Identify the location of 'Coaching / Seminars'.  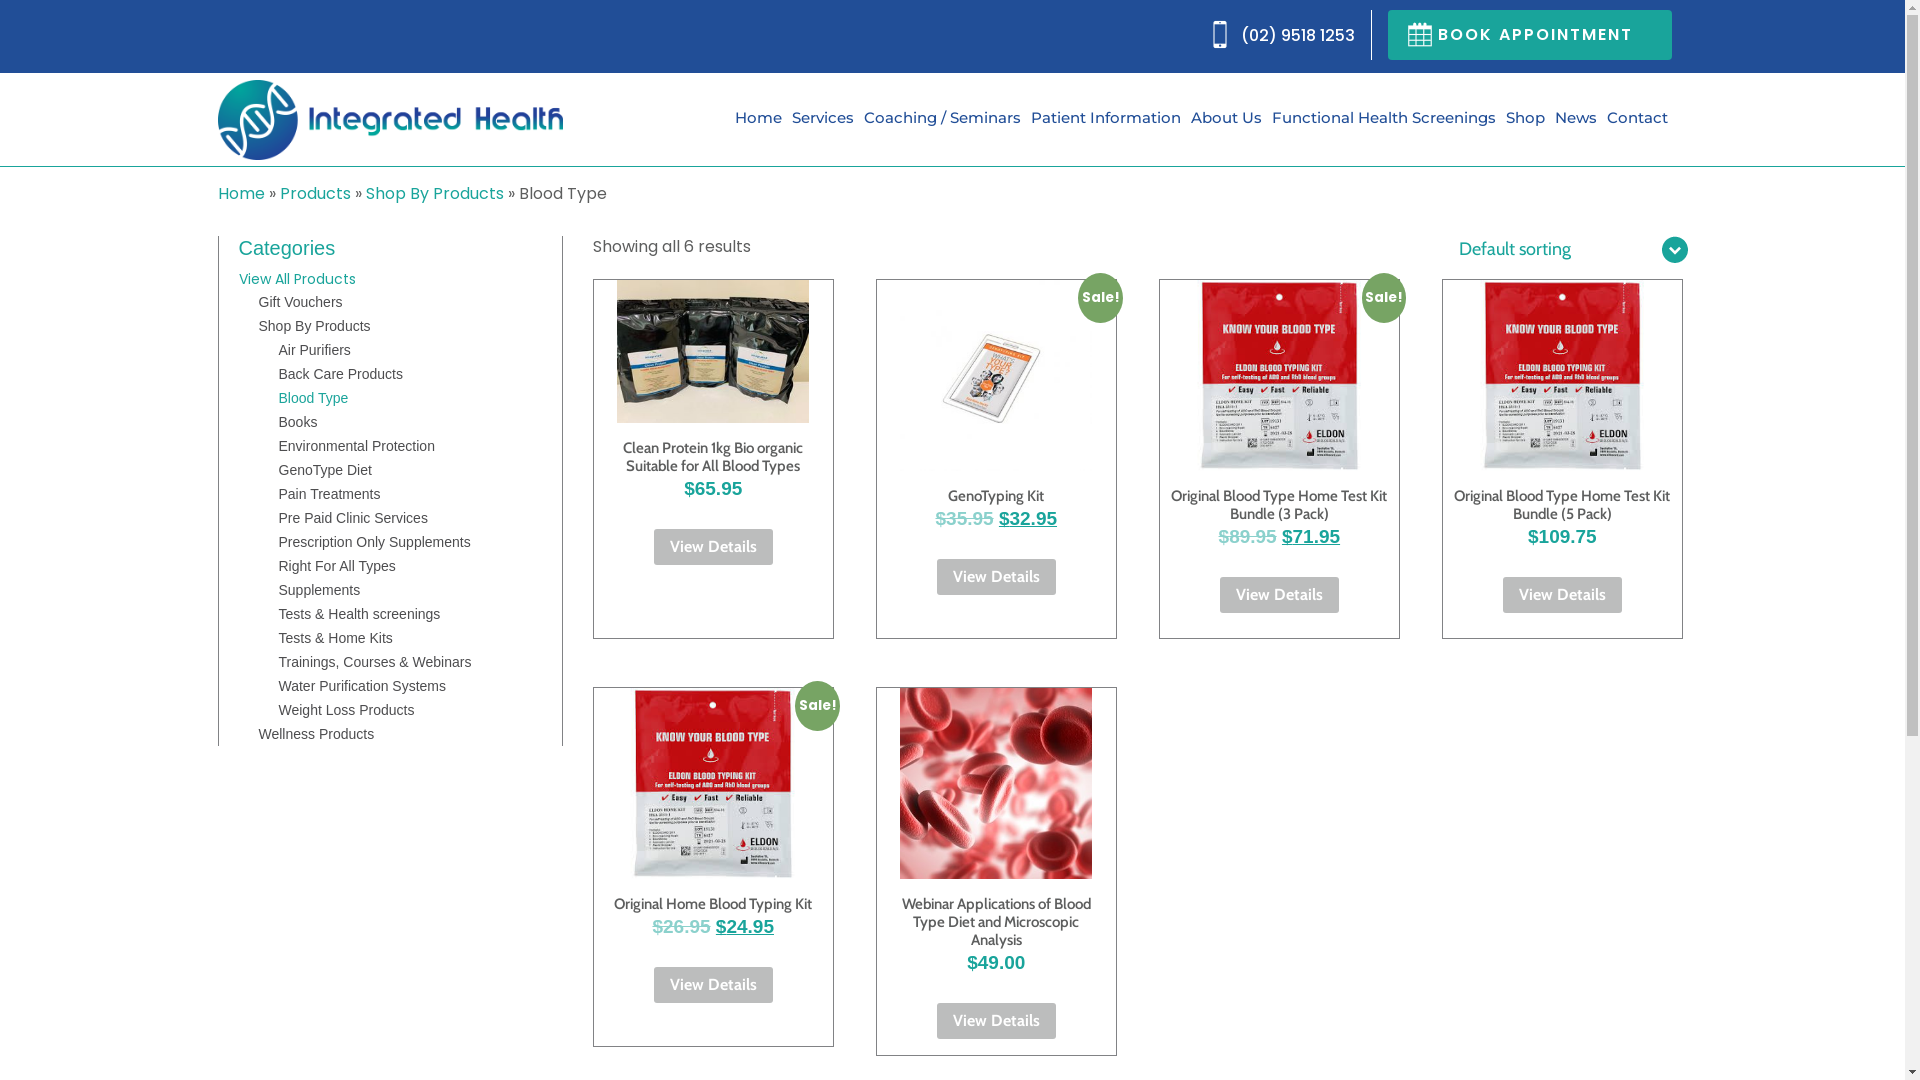
(941, 118).